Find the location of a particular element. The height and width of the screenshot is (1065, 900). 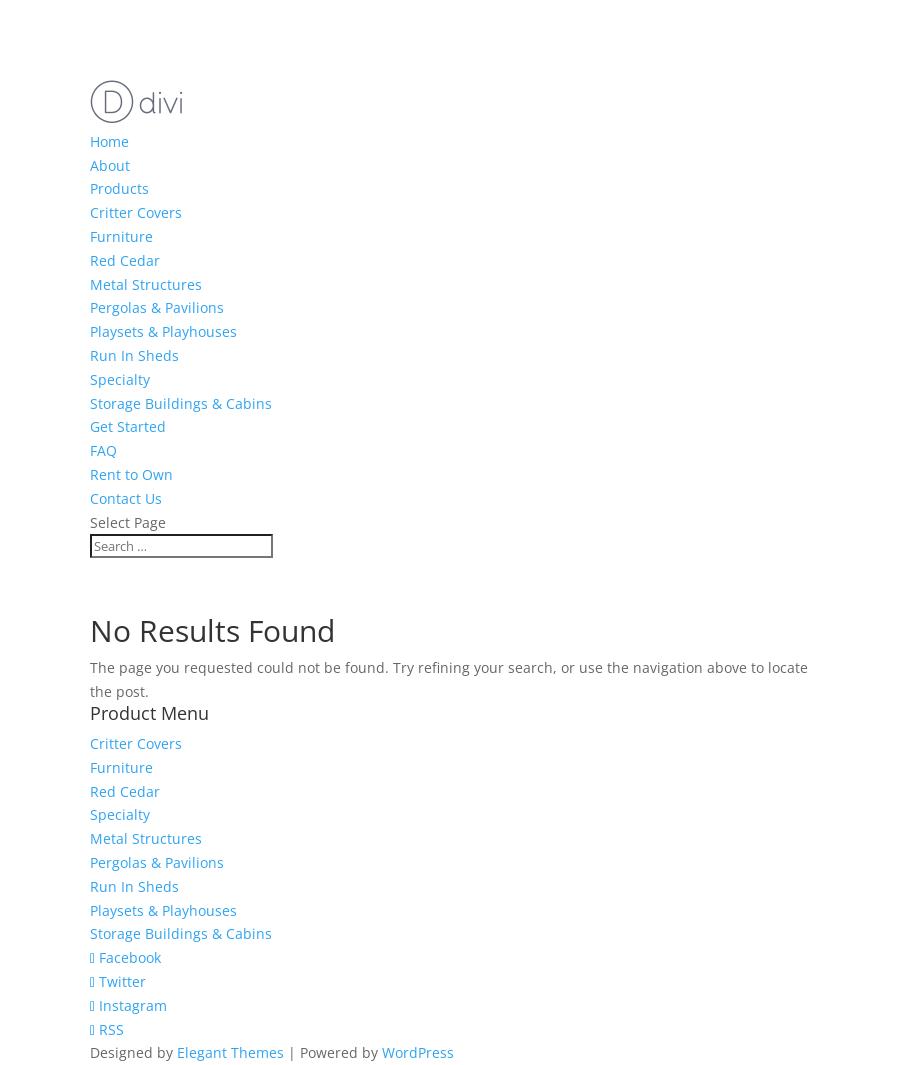

'About' is located at coordinates (108, 163).